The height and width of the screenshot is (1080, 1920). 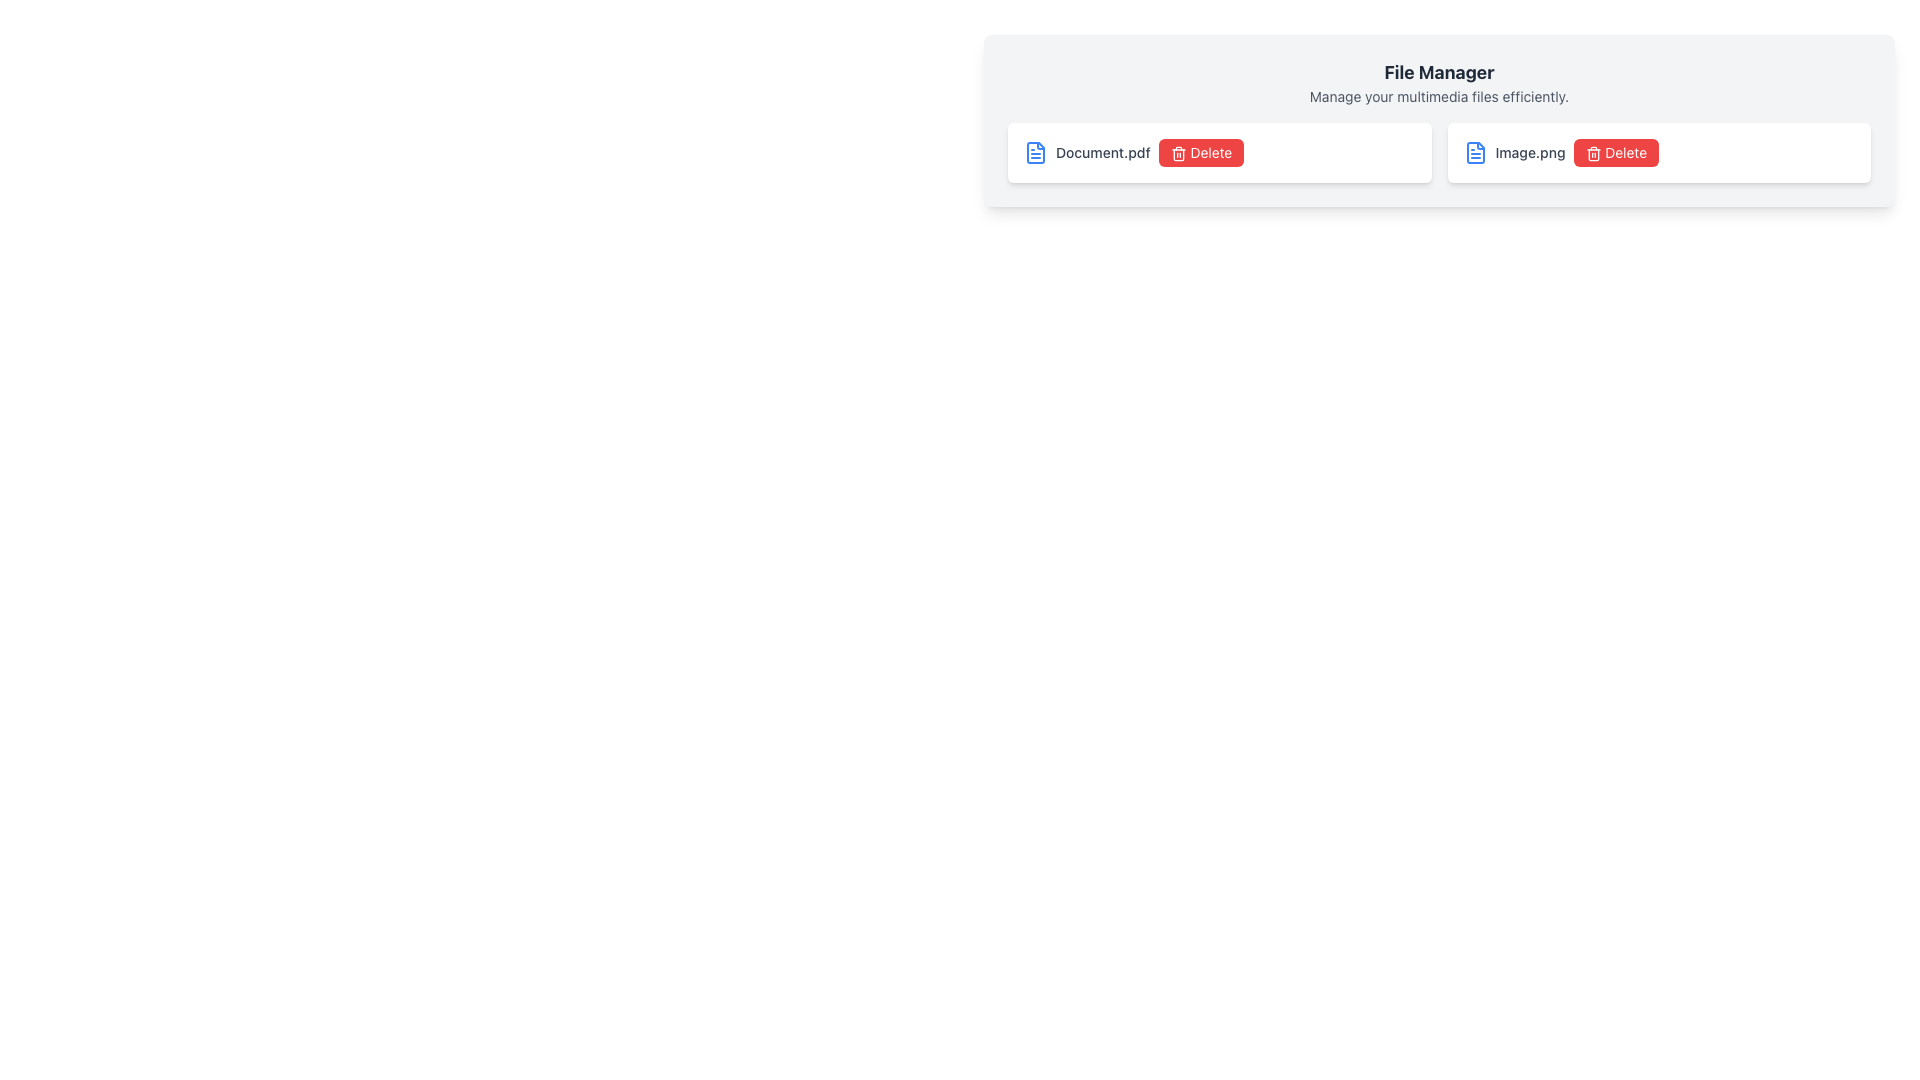 I want to click on heading 'File Manager' and the subheading 'Manage your multimedia files efficiently.' from the topmost text section of the file manager interface, so click(x=1438, y=82).